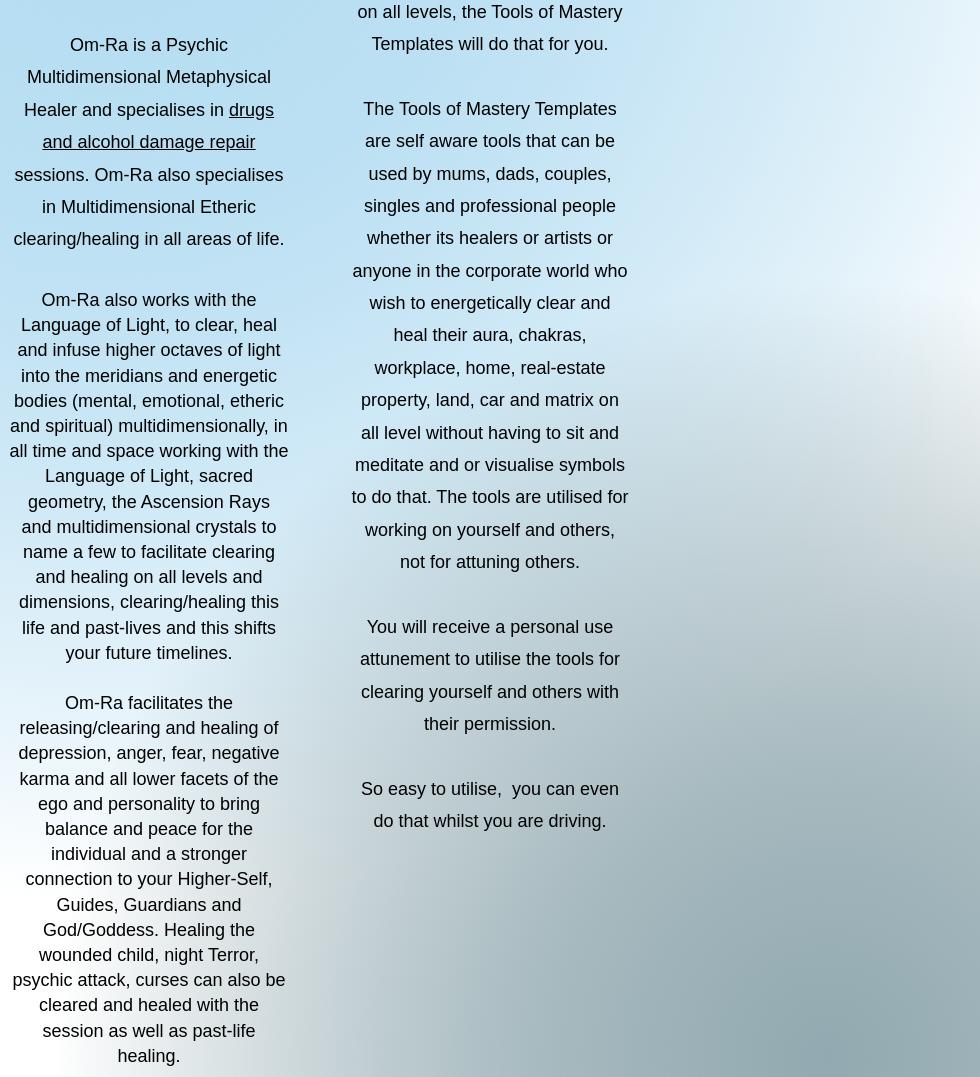  What do you see at coordinates (148, 205) in the screenshot?
I see `'sessions. Om-Ra also specialises in Multidimensional Etheric clearing/healing in all areas of life.'` at bounding box center [148, 205].